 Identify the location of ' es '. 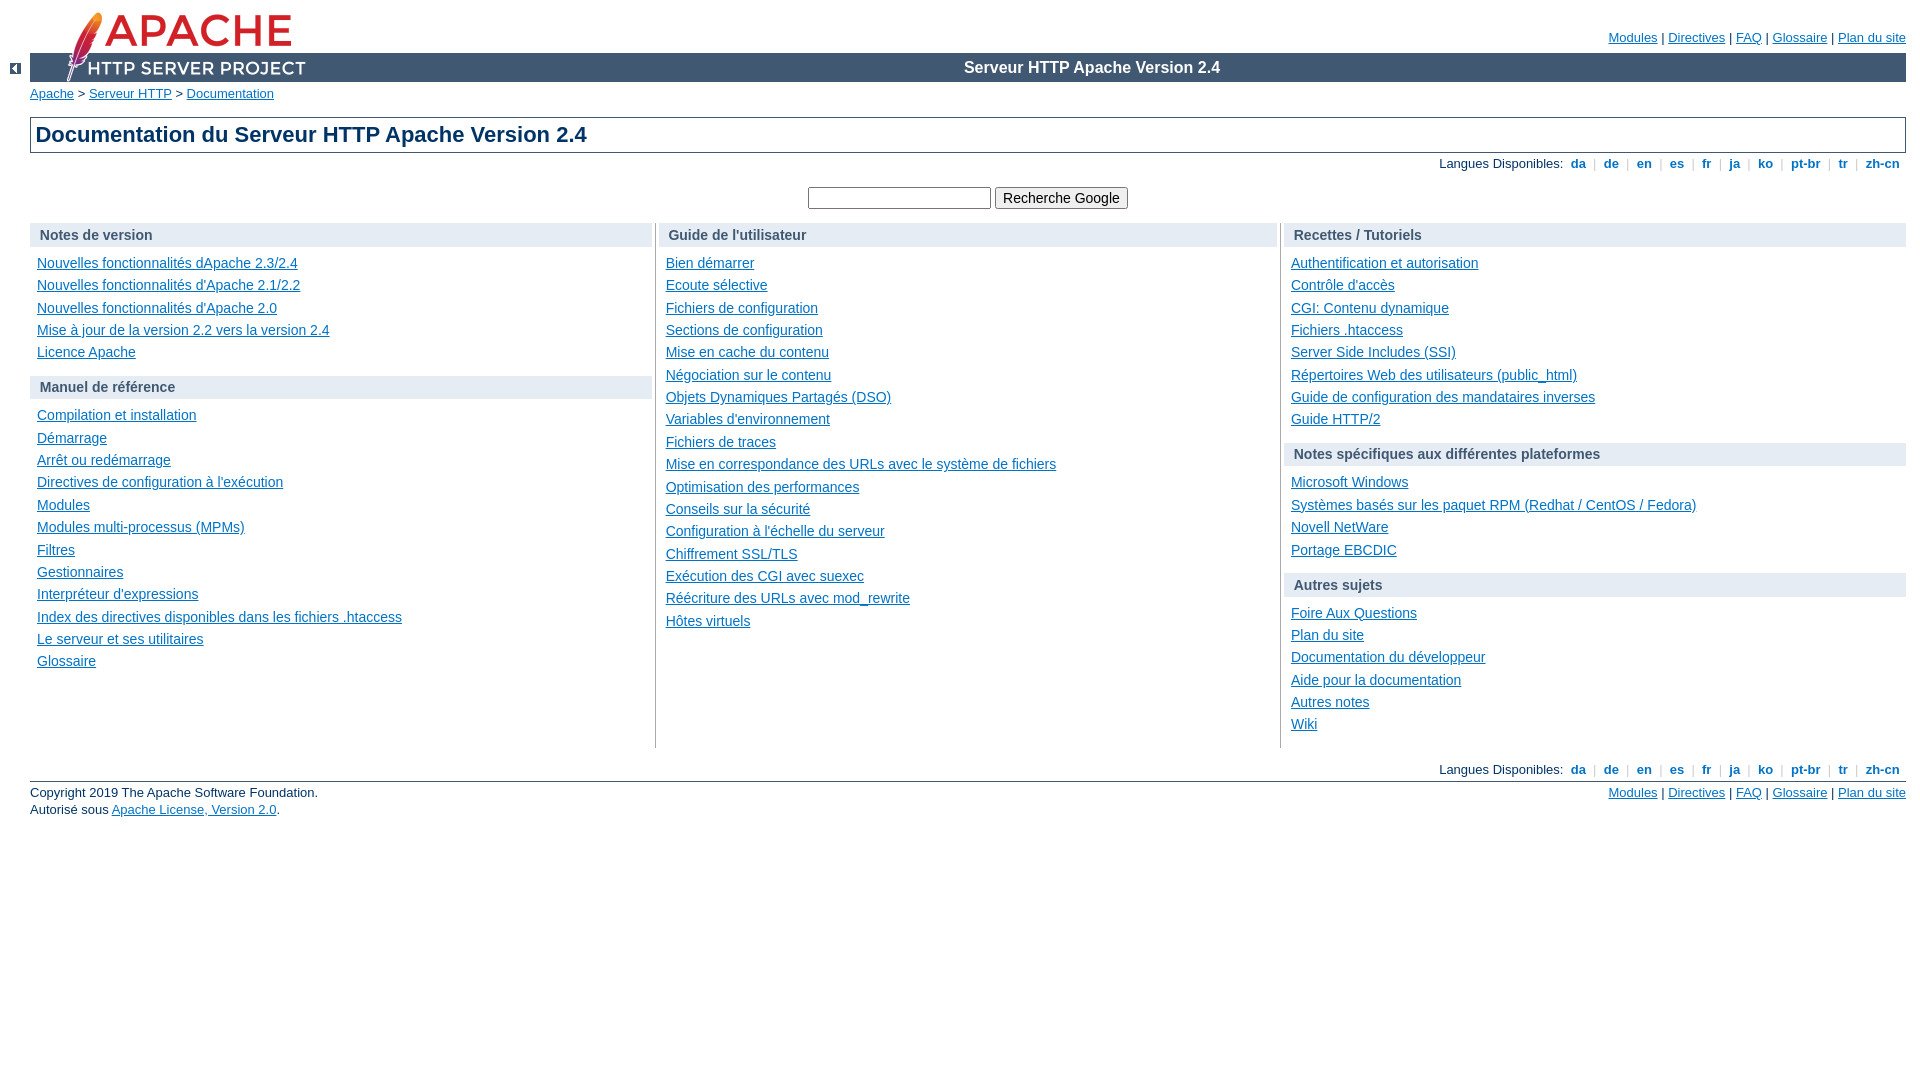
(1676, 768).